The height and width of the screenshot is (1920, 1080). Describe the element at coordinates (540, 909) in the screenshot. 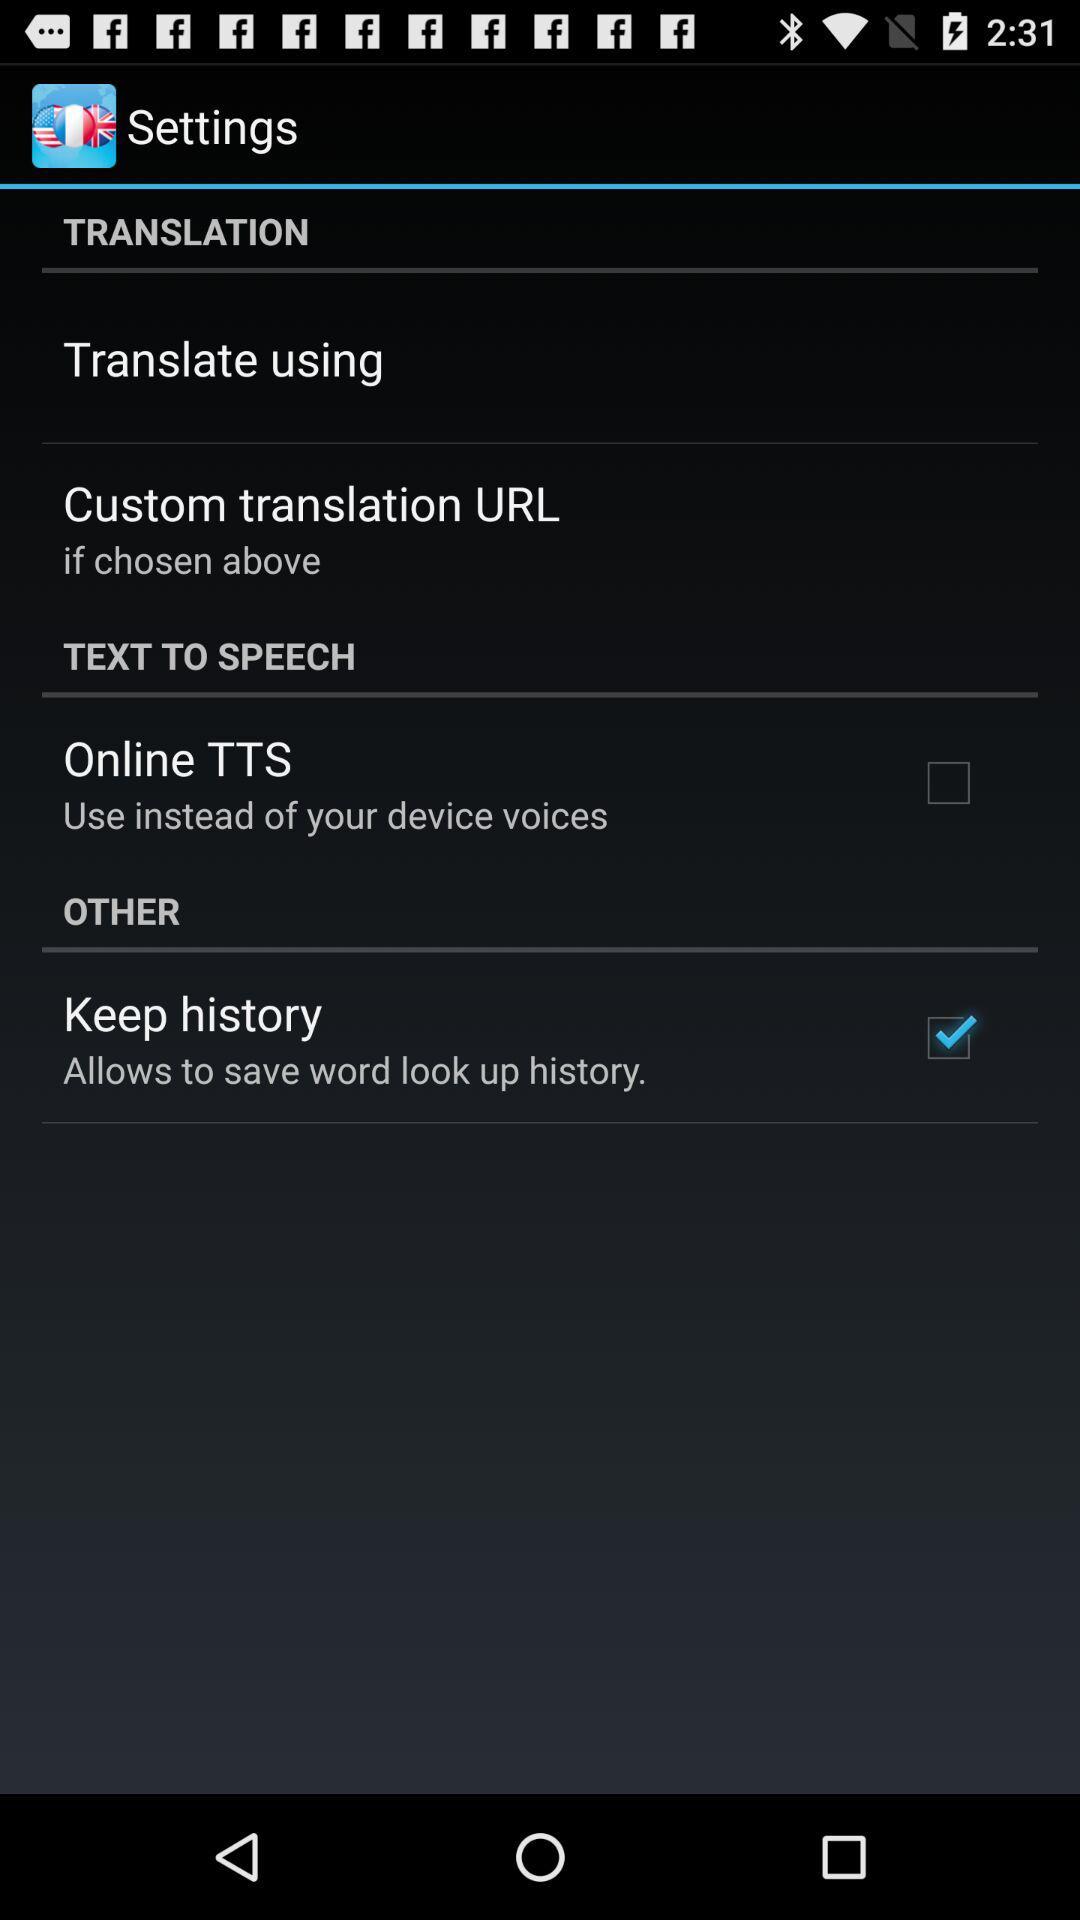

I see `other icon` at that location.